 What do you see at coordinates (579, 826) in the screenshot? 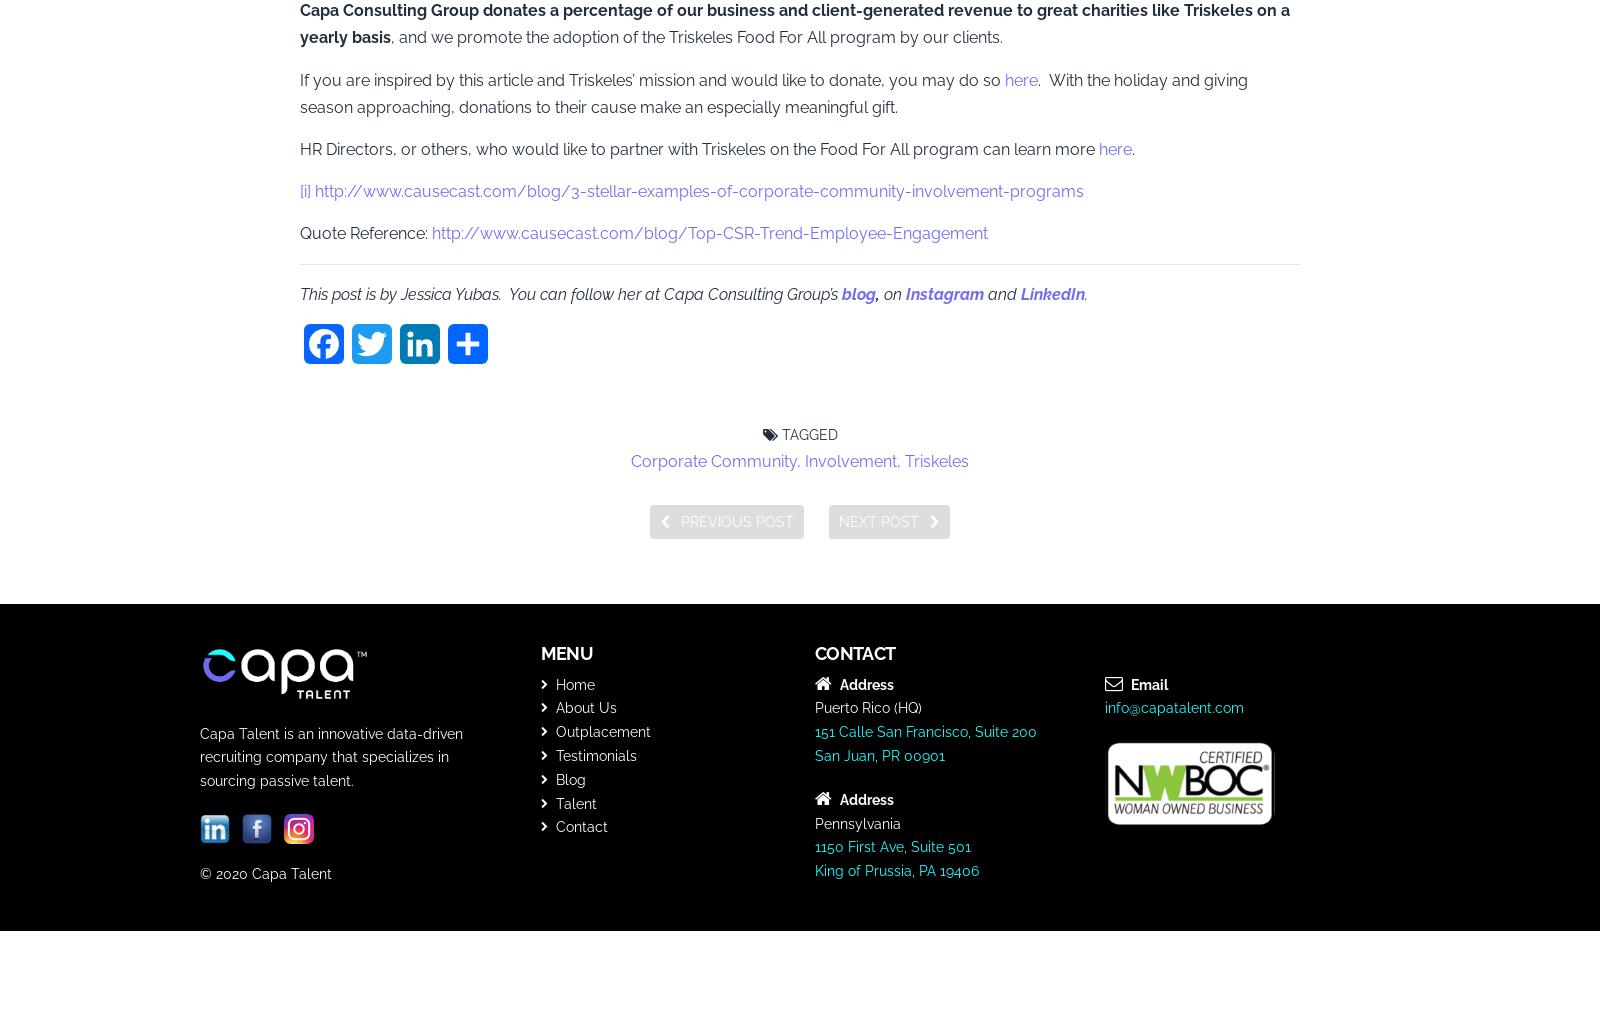
I see `'Contact'` at bounding box center [579, 826].